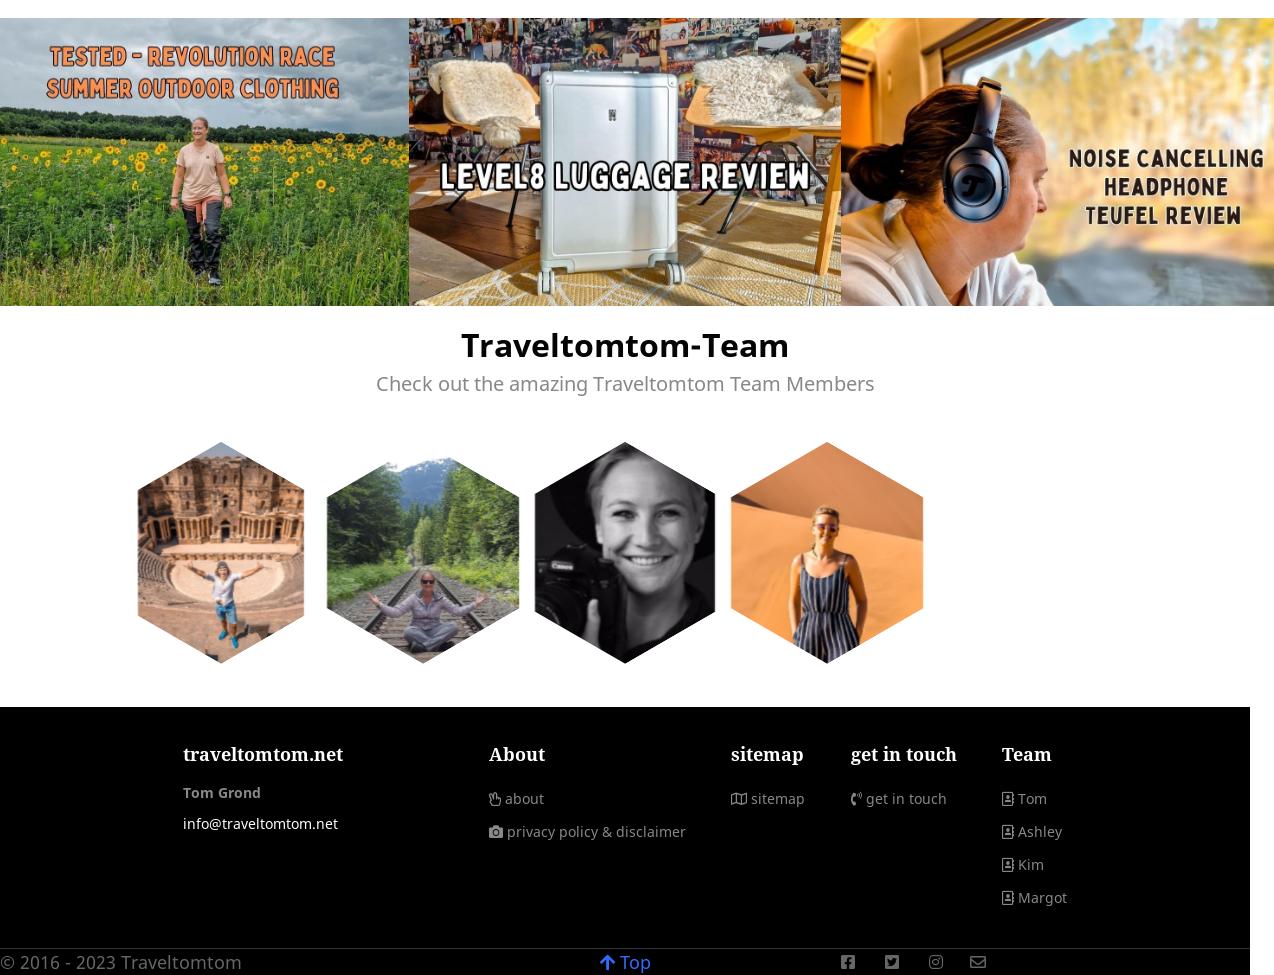 The width and height of the screenshot is (1274, 975). Describe the element at coordinates (1025, 751) in the screenshot. I see `'Team'` at that location.